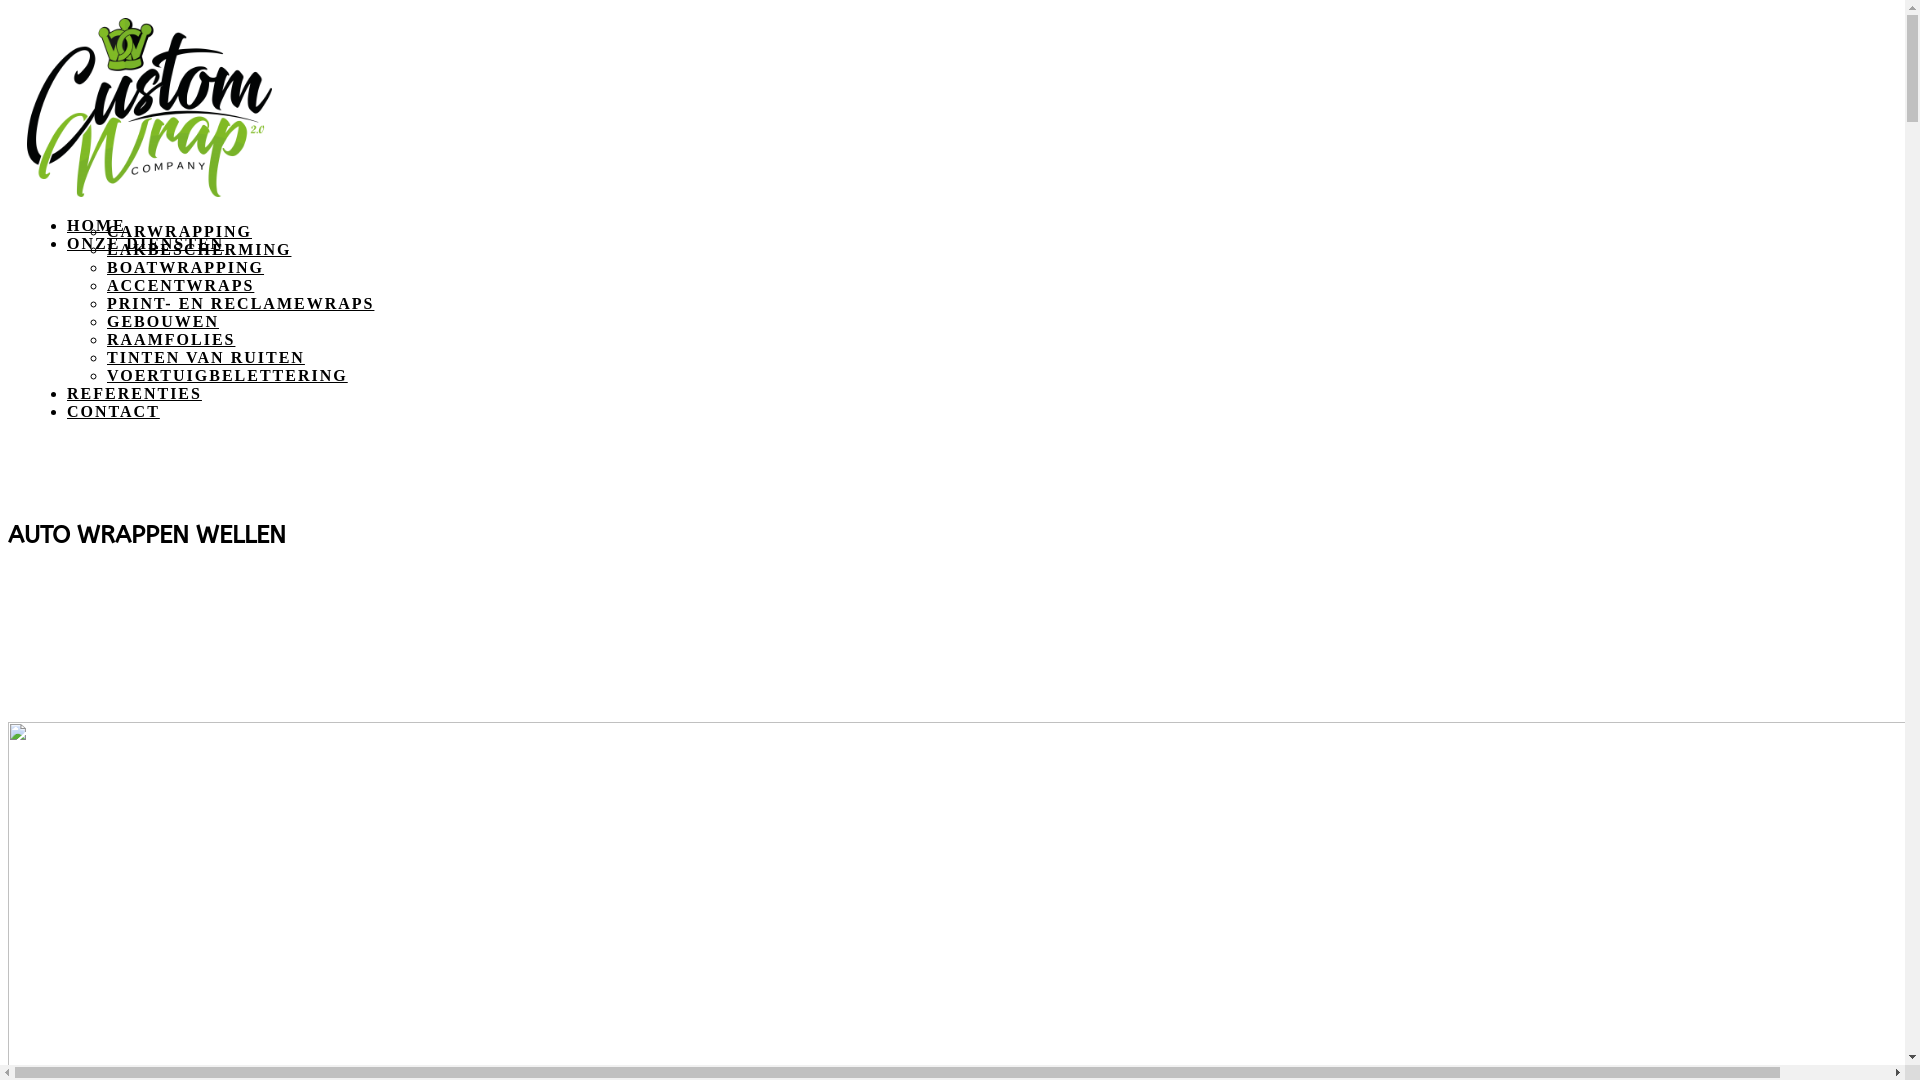  Describe the element at coordinates (105, 356) in the screenshot. I see `'TINTEN VAN RUITEN'` at that location.